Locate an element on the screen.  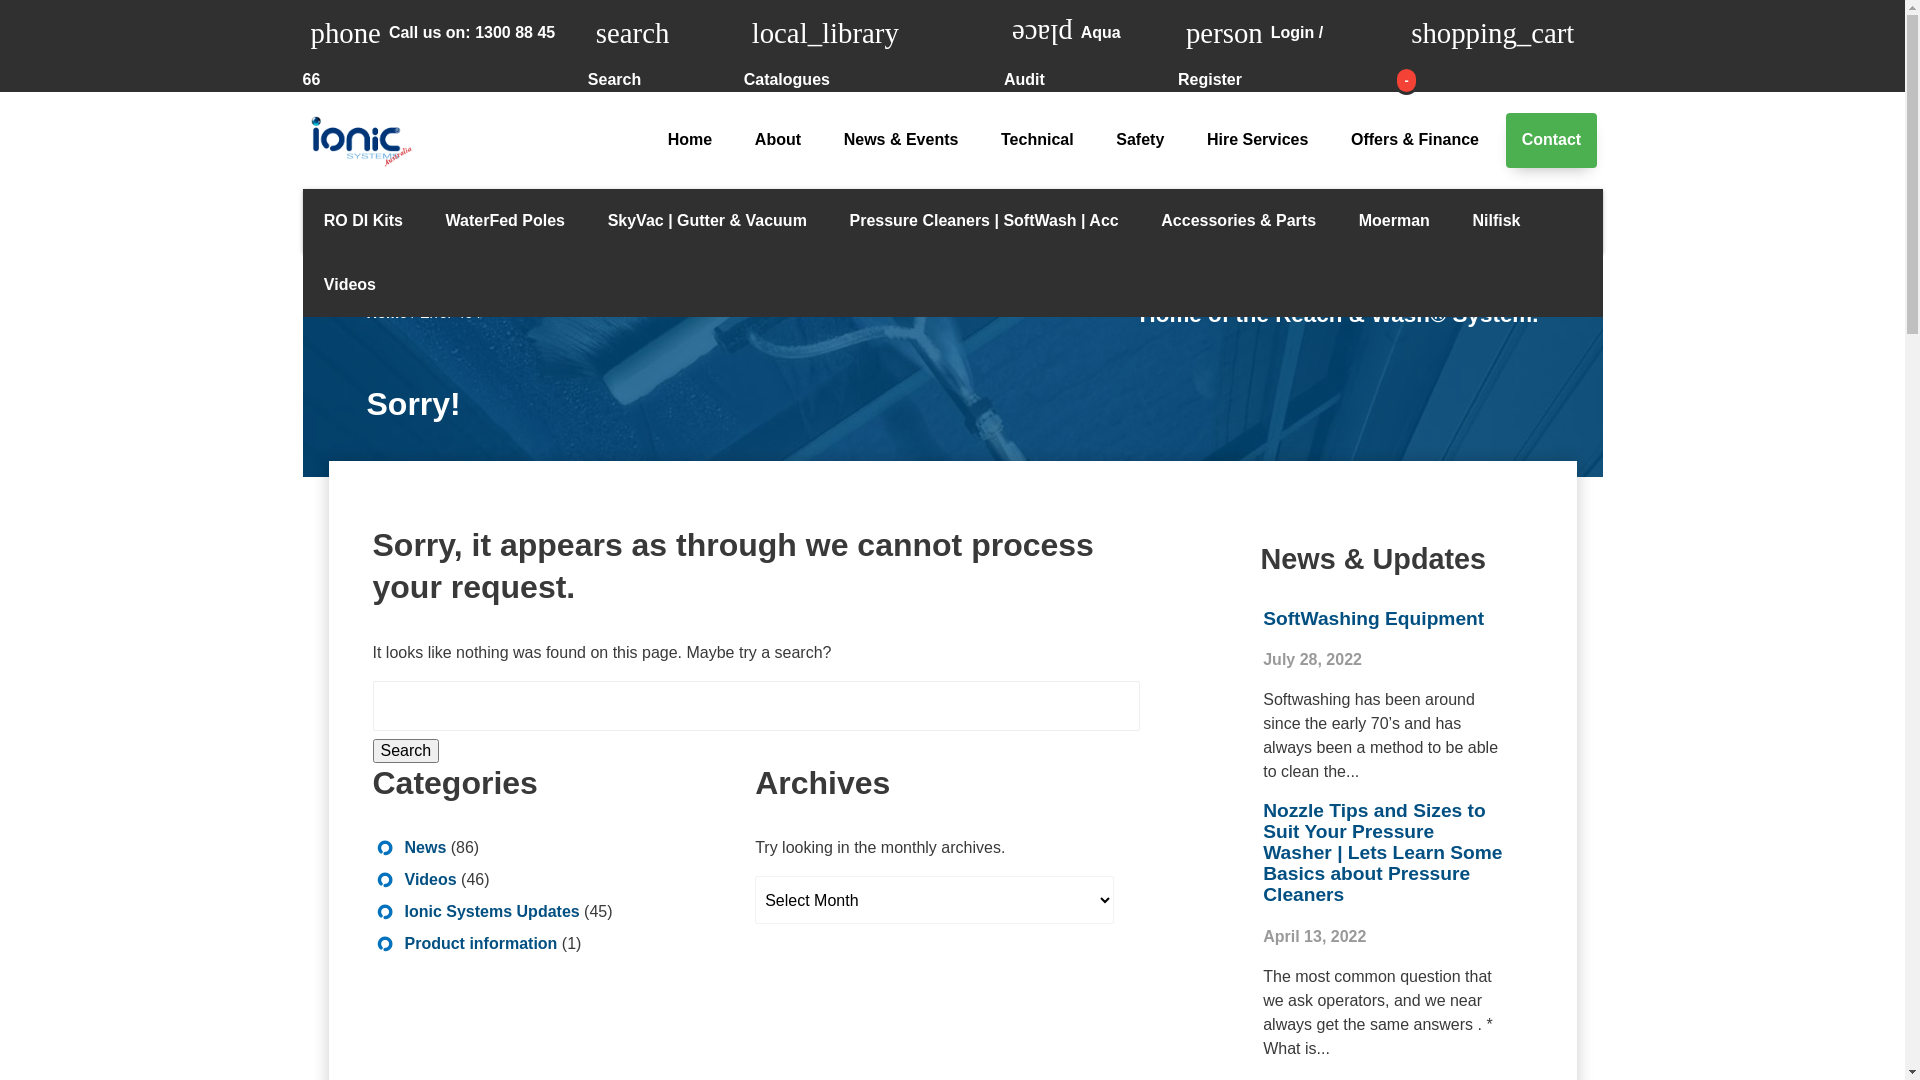
'Hire Services' is located at coordinates (1256, 139).